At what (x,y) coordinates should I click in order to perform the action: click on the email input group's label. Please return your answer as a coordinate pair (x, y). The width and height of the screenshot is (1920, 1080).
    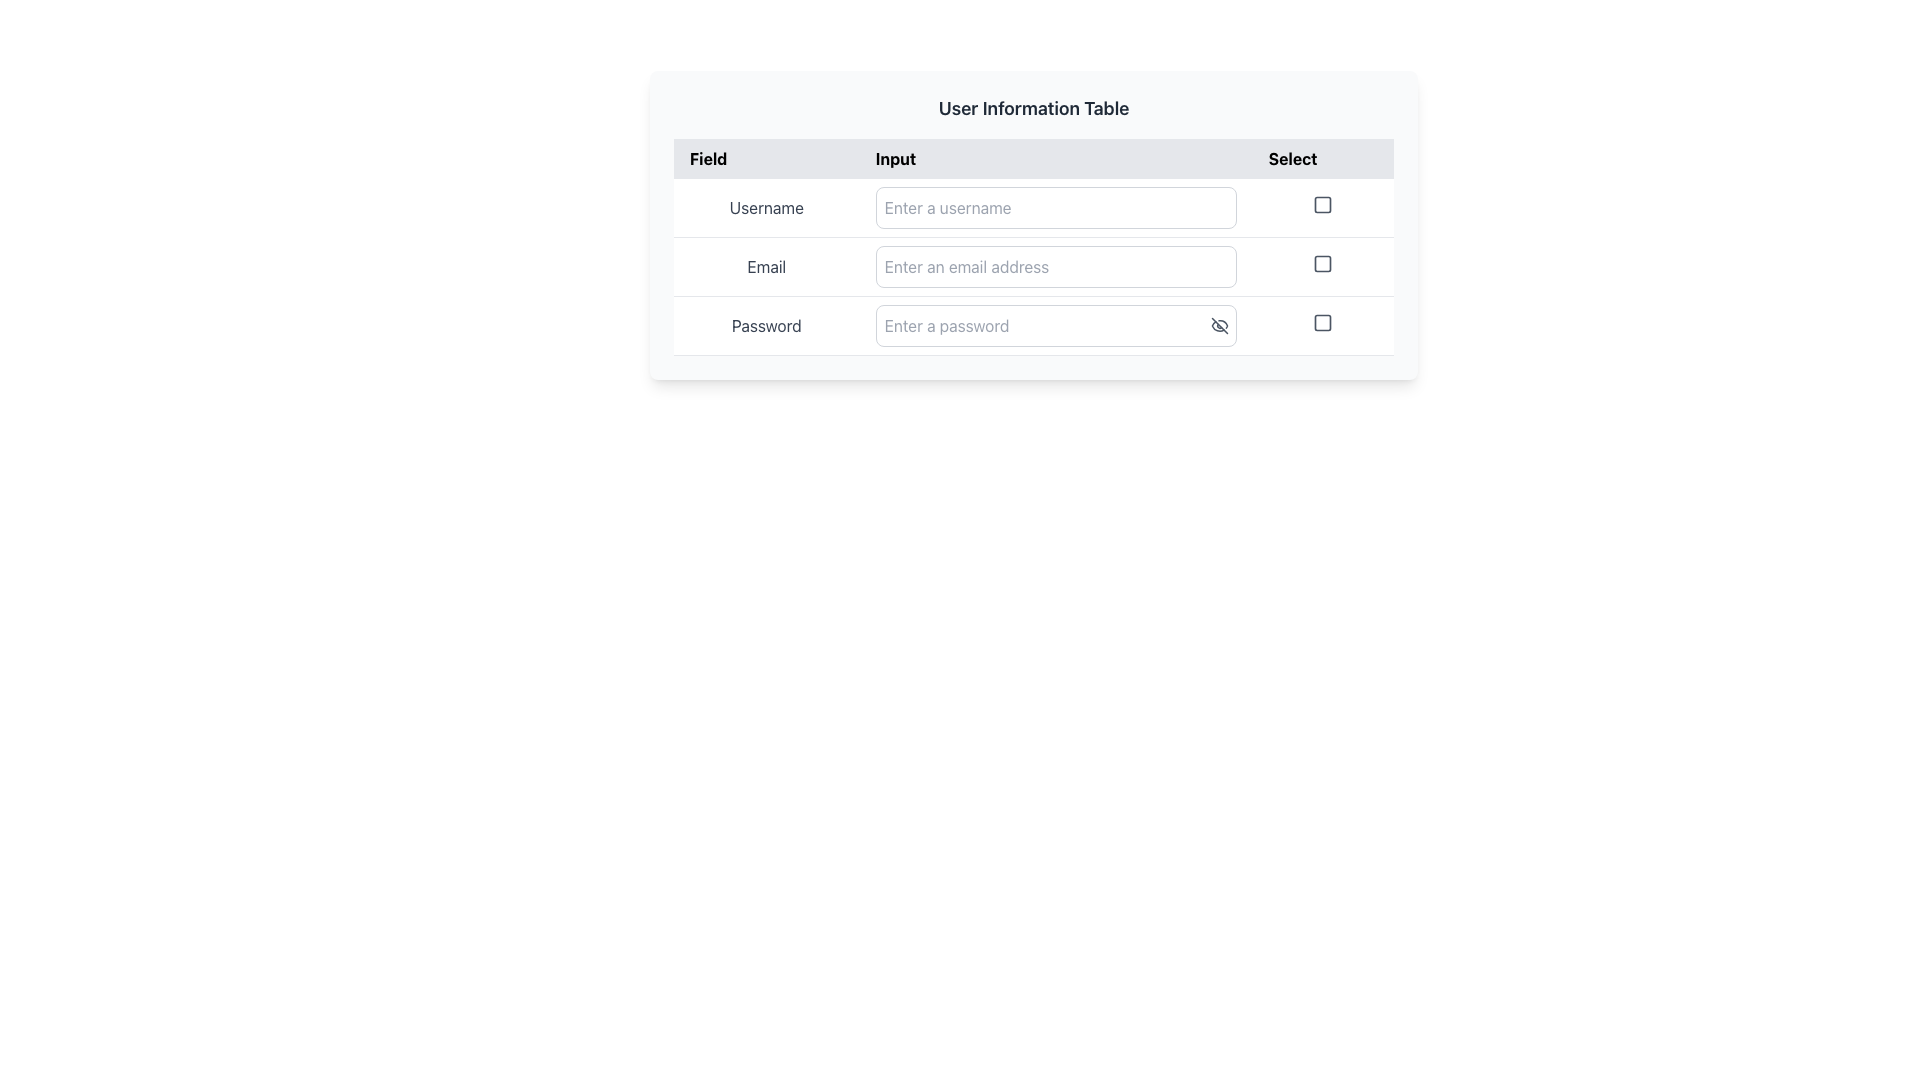
    Looking at the image, I should click on (1033, 265).